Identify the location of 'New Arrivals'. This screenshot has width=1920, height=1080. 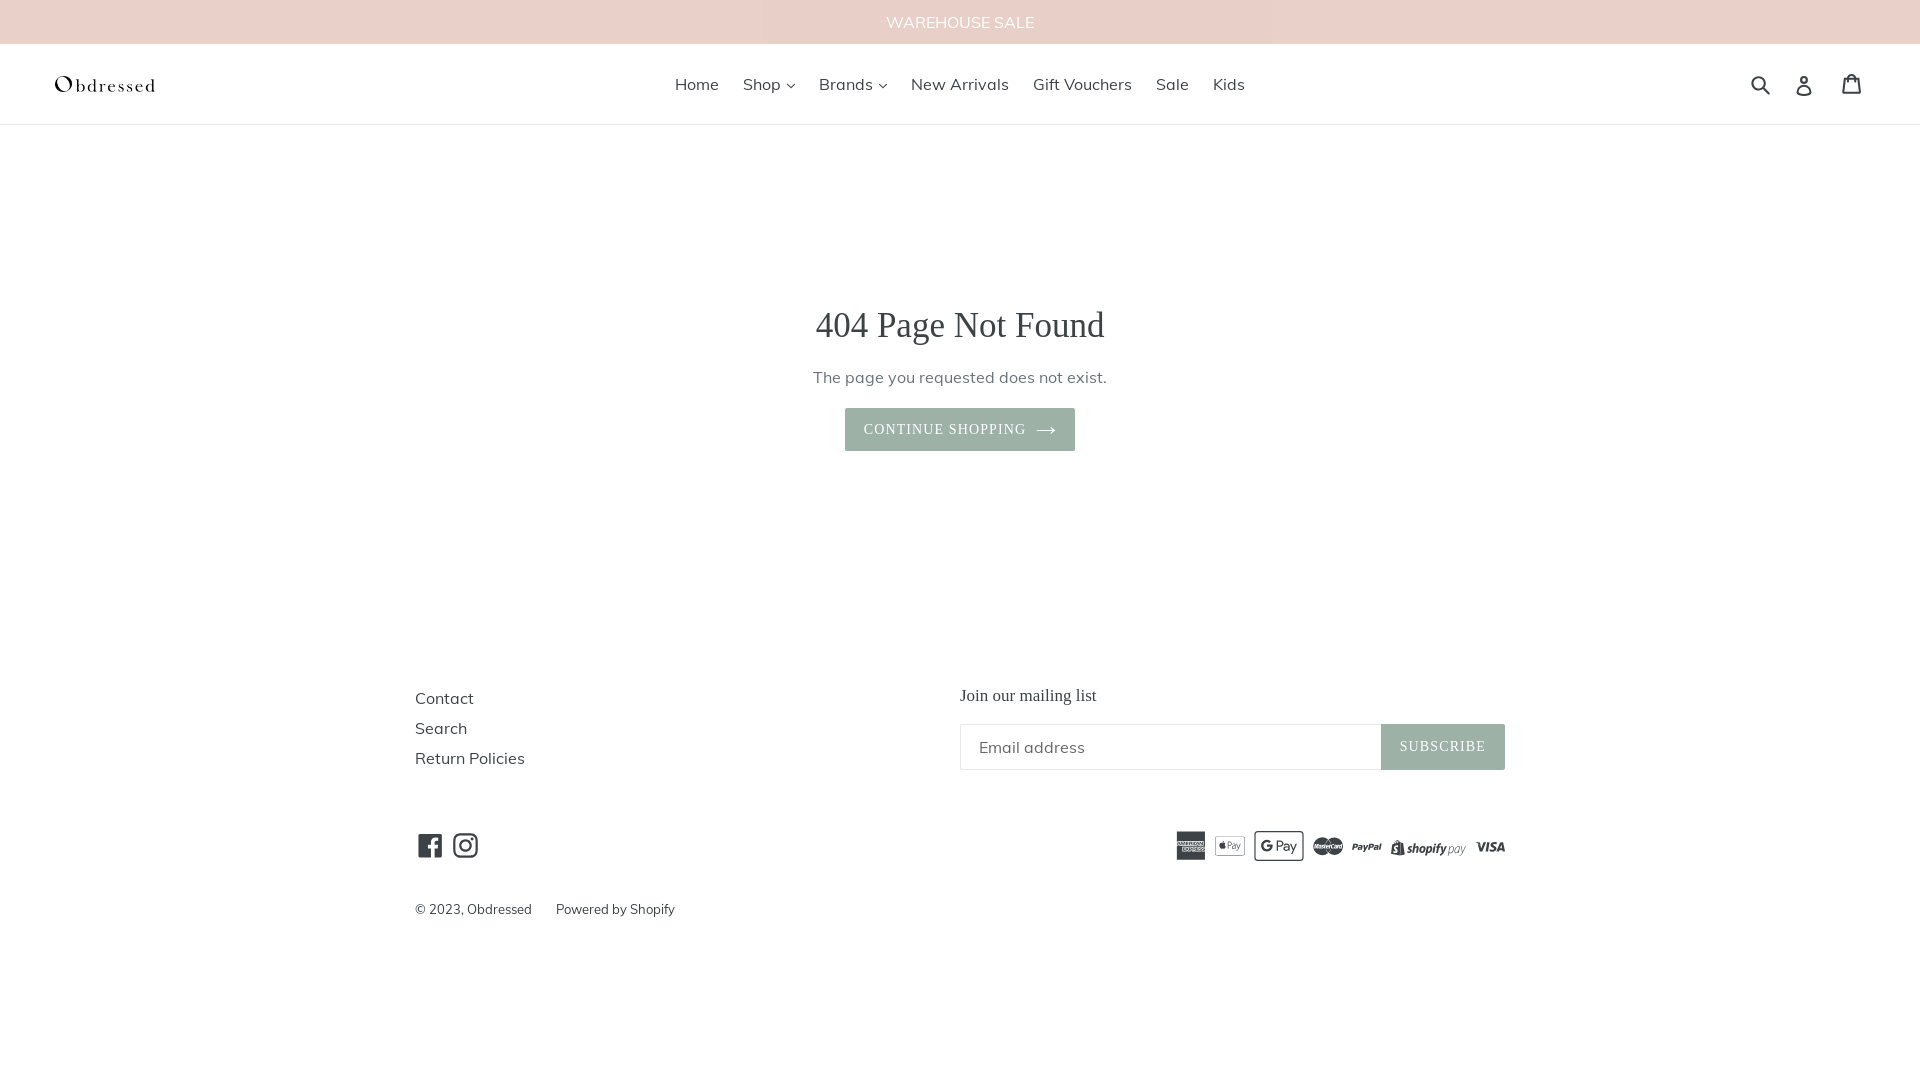
(960, 83).